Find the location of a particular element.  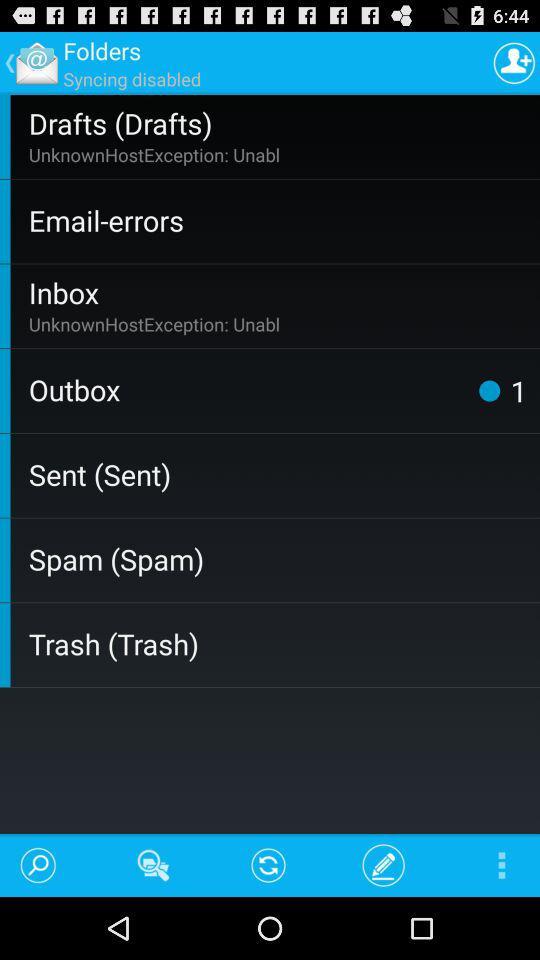

press to add is located at coordinates (514, 62).